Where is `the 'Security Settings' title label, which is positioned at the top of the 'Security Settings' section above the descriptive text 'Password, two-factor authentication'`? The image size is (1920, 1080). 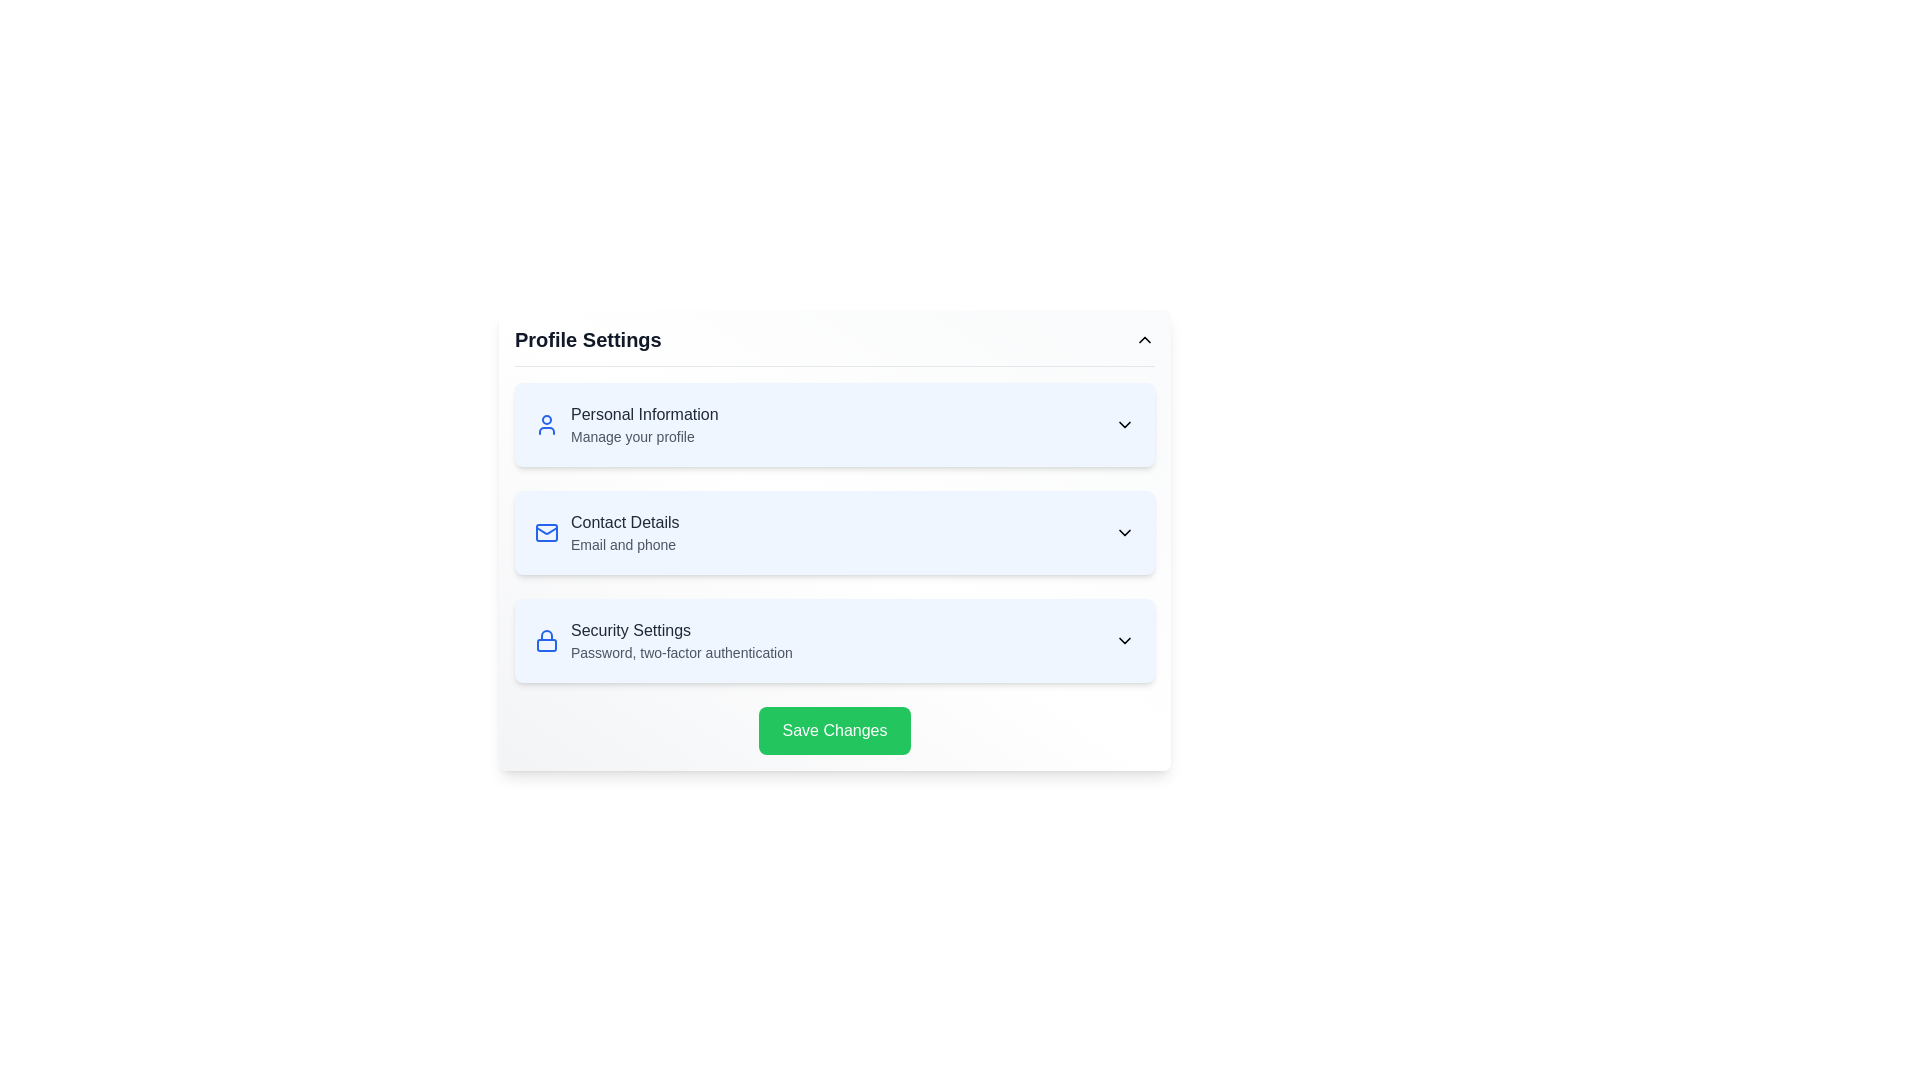 the 'Security Settings' title label, which is positioned at the top of the 'Security Settings' section above the descriptive text 'Password, two-factor authentication' is located at coordinates (681, 631).